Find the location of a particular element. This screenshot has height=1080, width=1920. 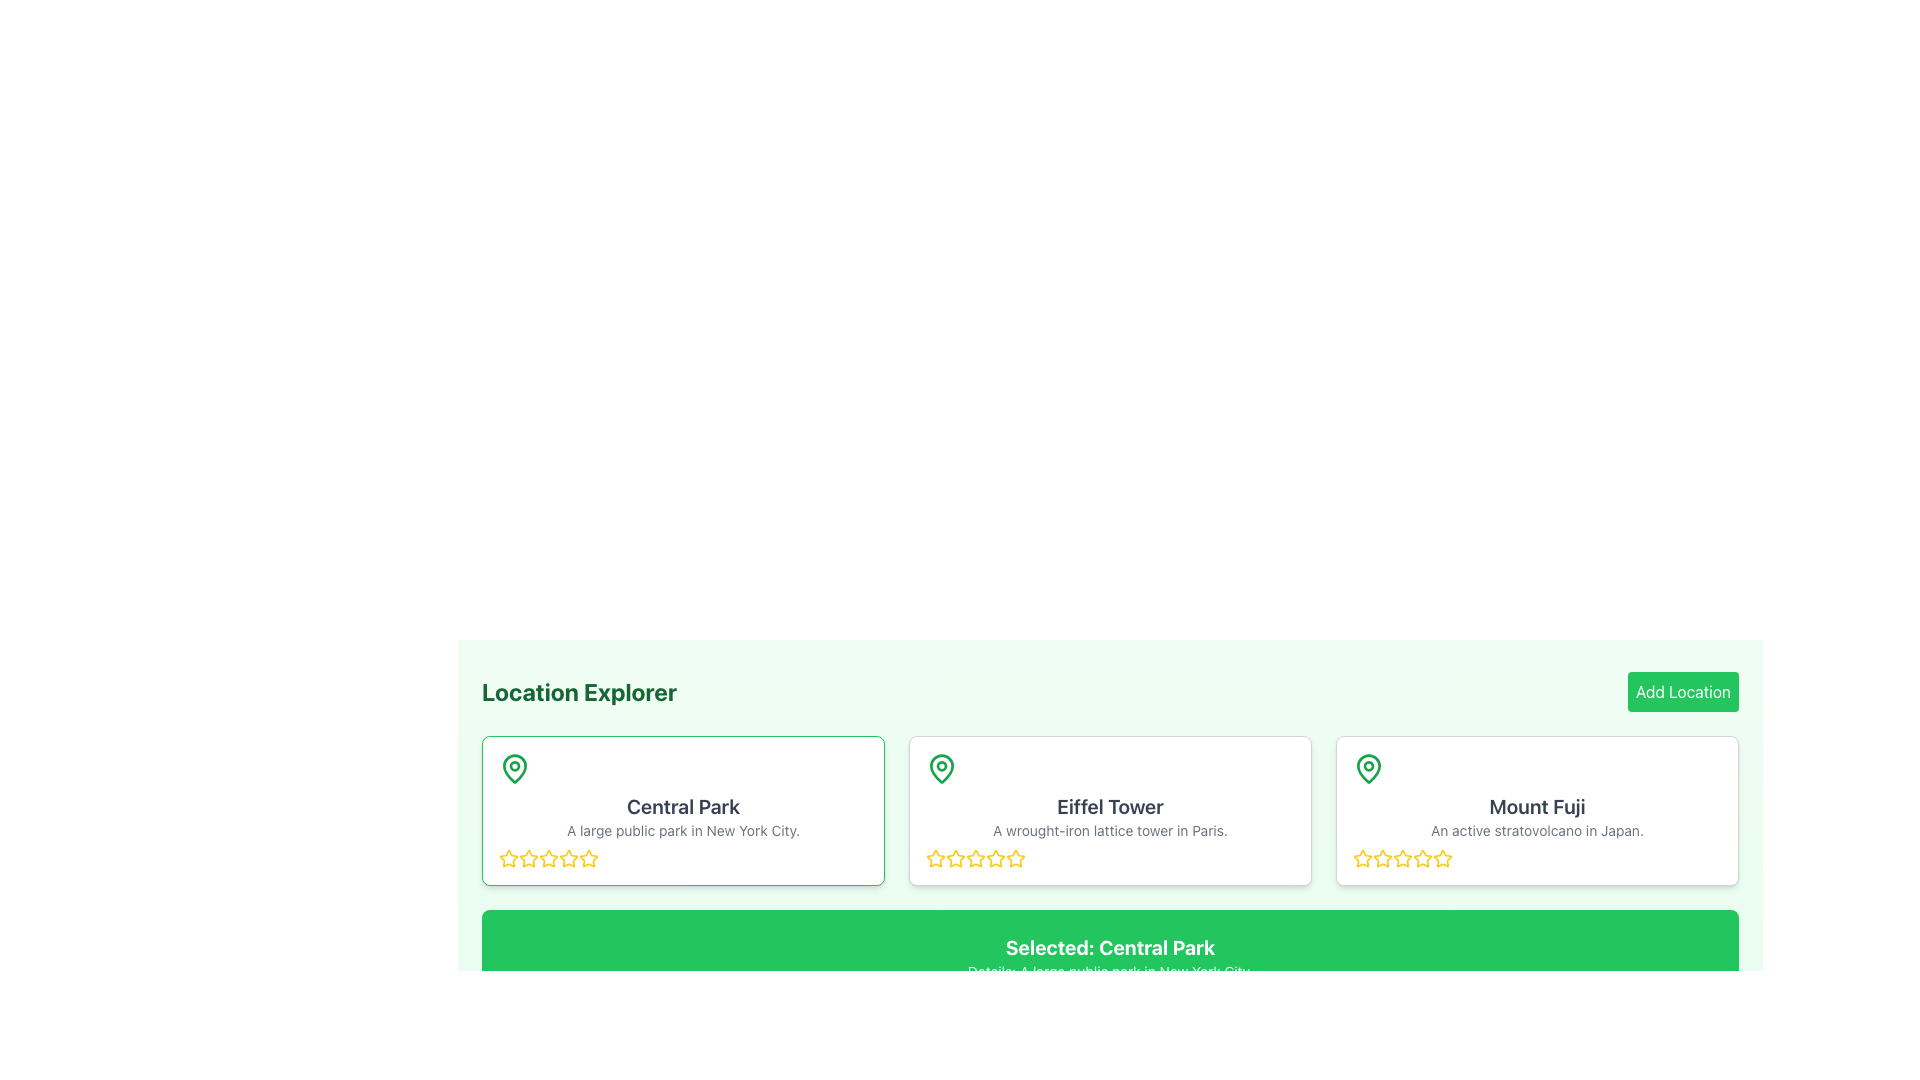

the fourth yellow rating star icon located beneath the 'Mount Fuji' text to adjust ratings is located at coordinates (1441, 856).